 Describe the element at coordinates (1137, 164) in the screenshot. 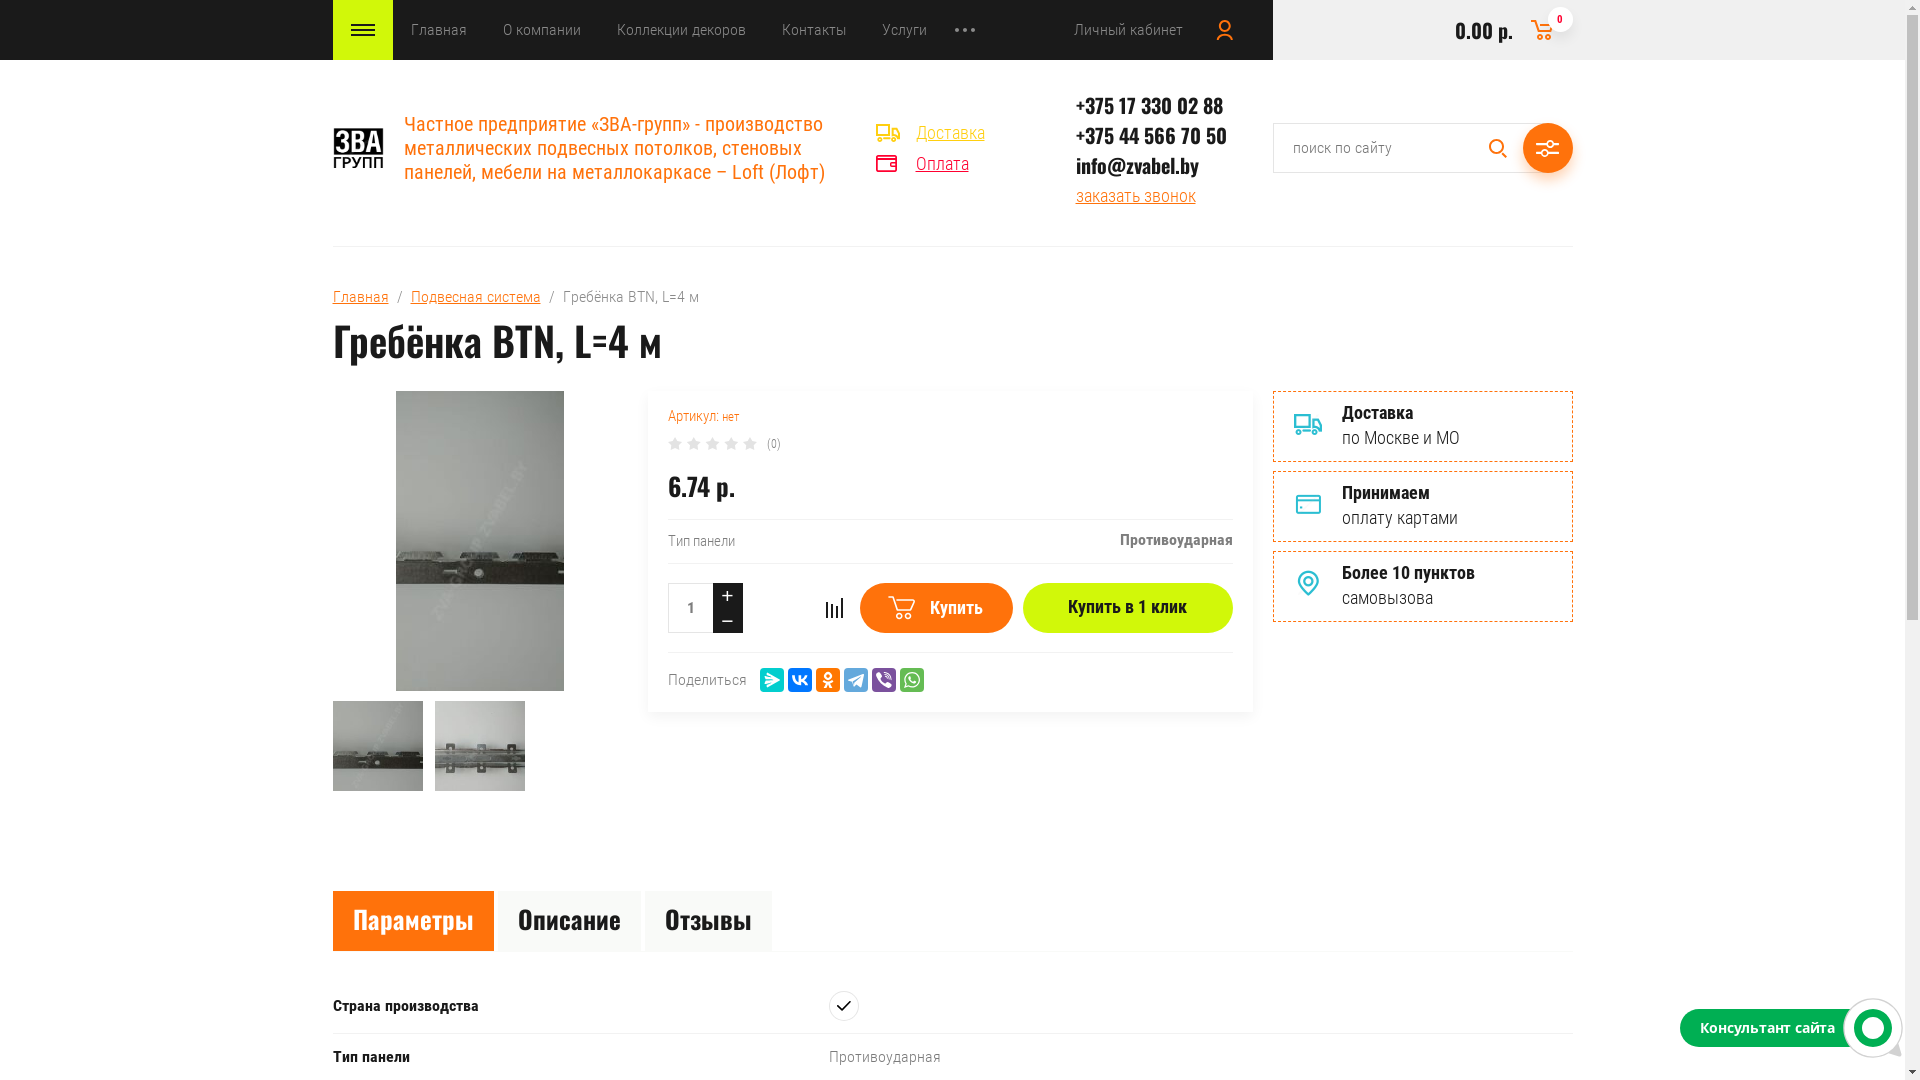

I see `'info@zvabel.by'` at that location.